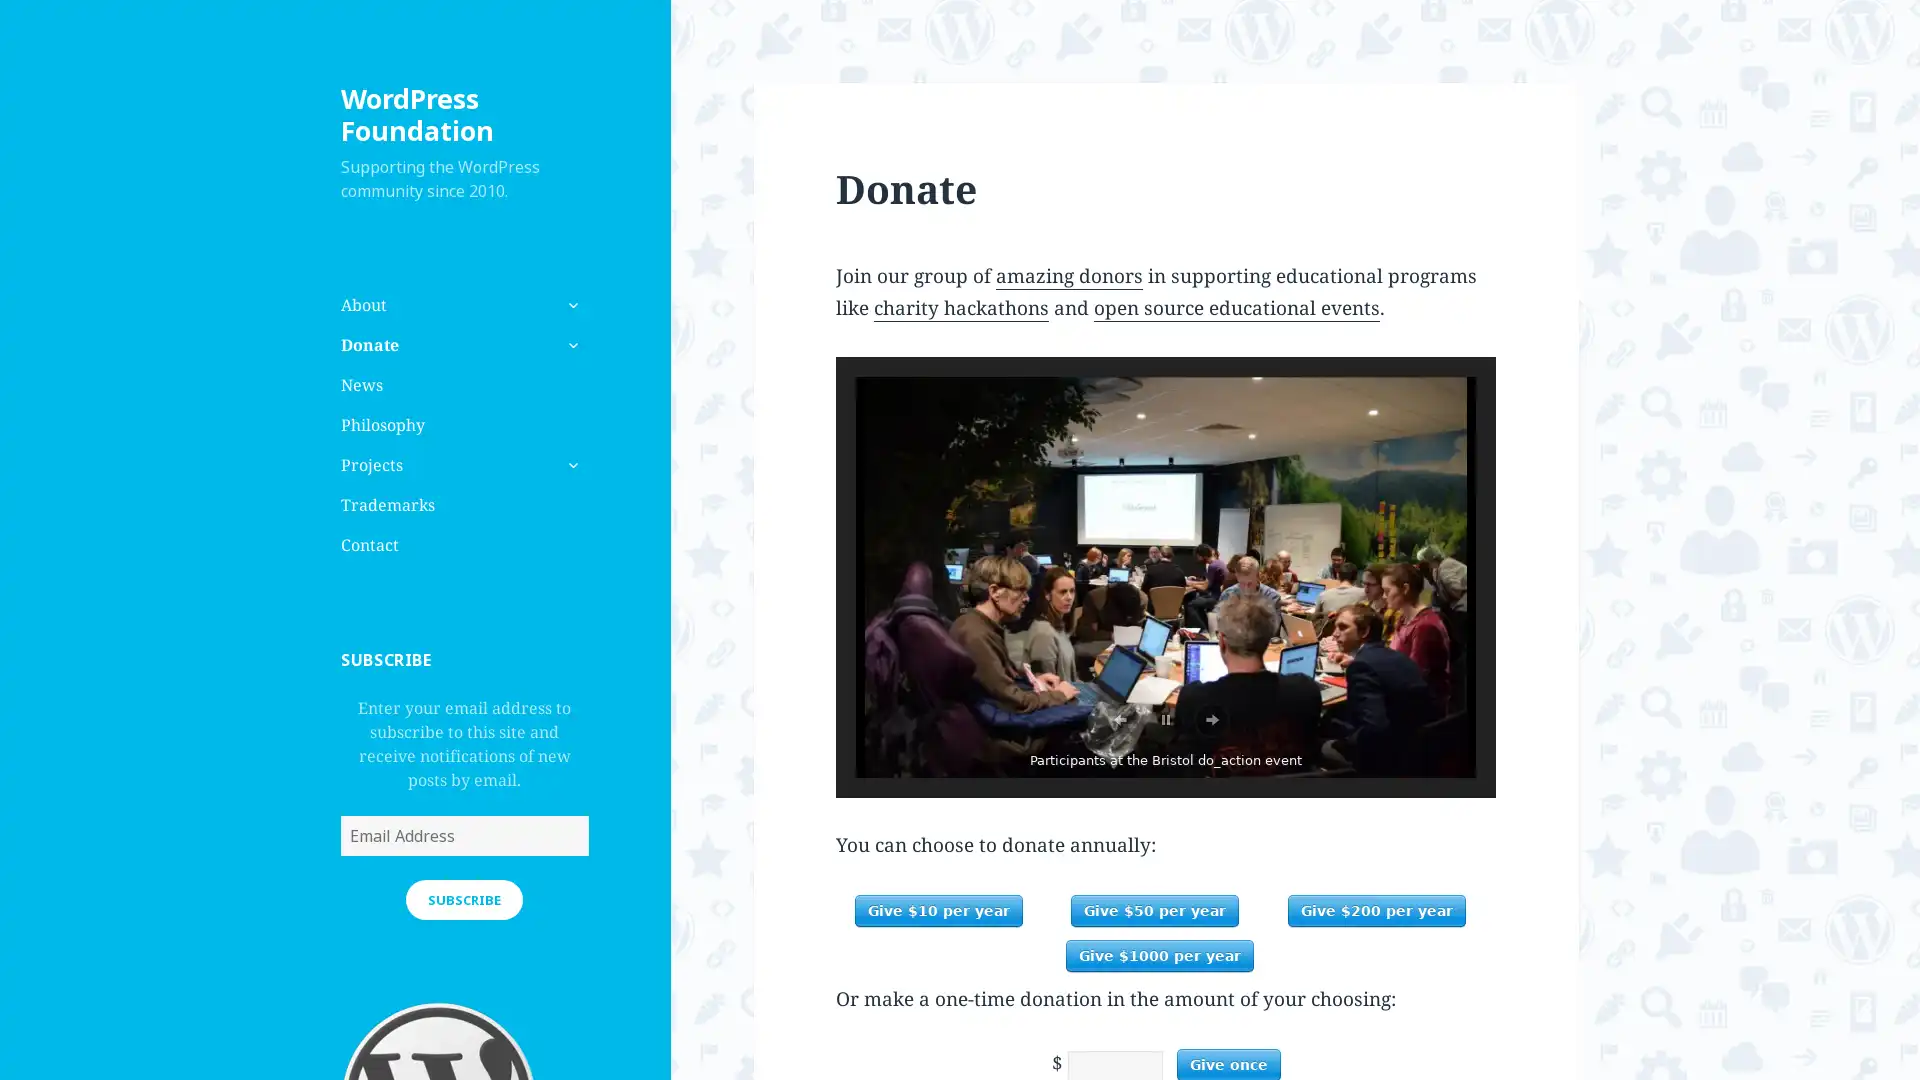  What do you see at coordinates (1166, 720) in the screenshot?
I see `Pause Slideshow` at bounding box center [1166, 720].